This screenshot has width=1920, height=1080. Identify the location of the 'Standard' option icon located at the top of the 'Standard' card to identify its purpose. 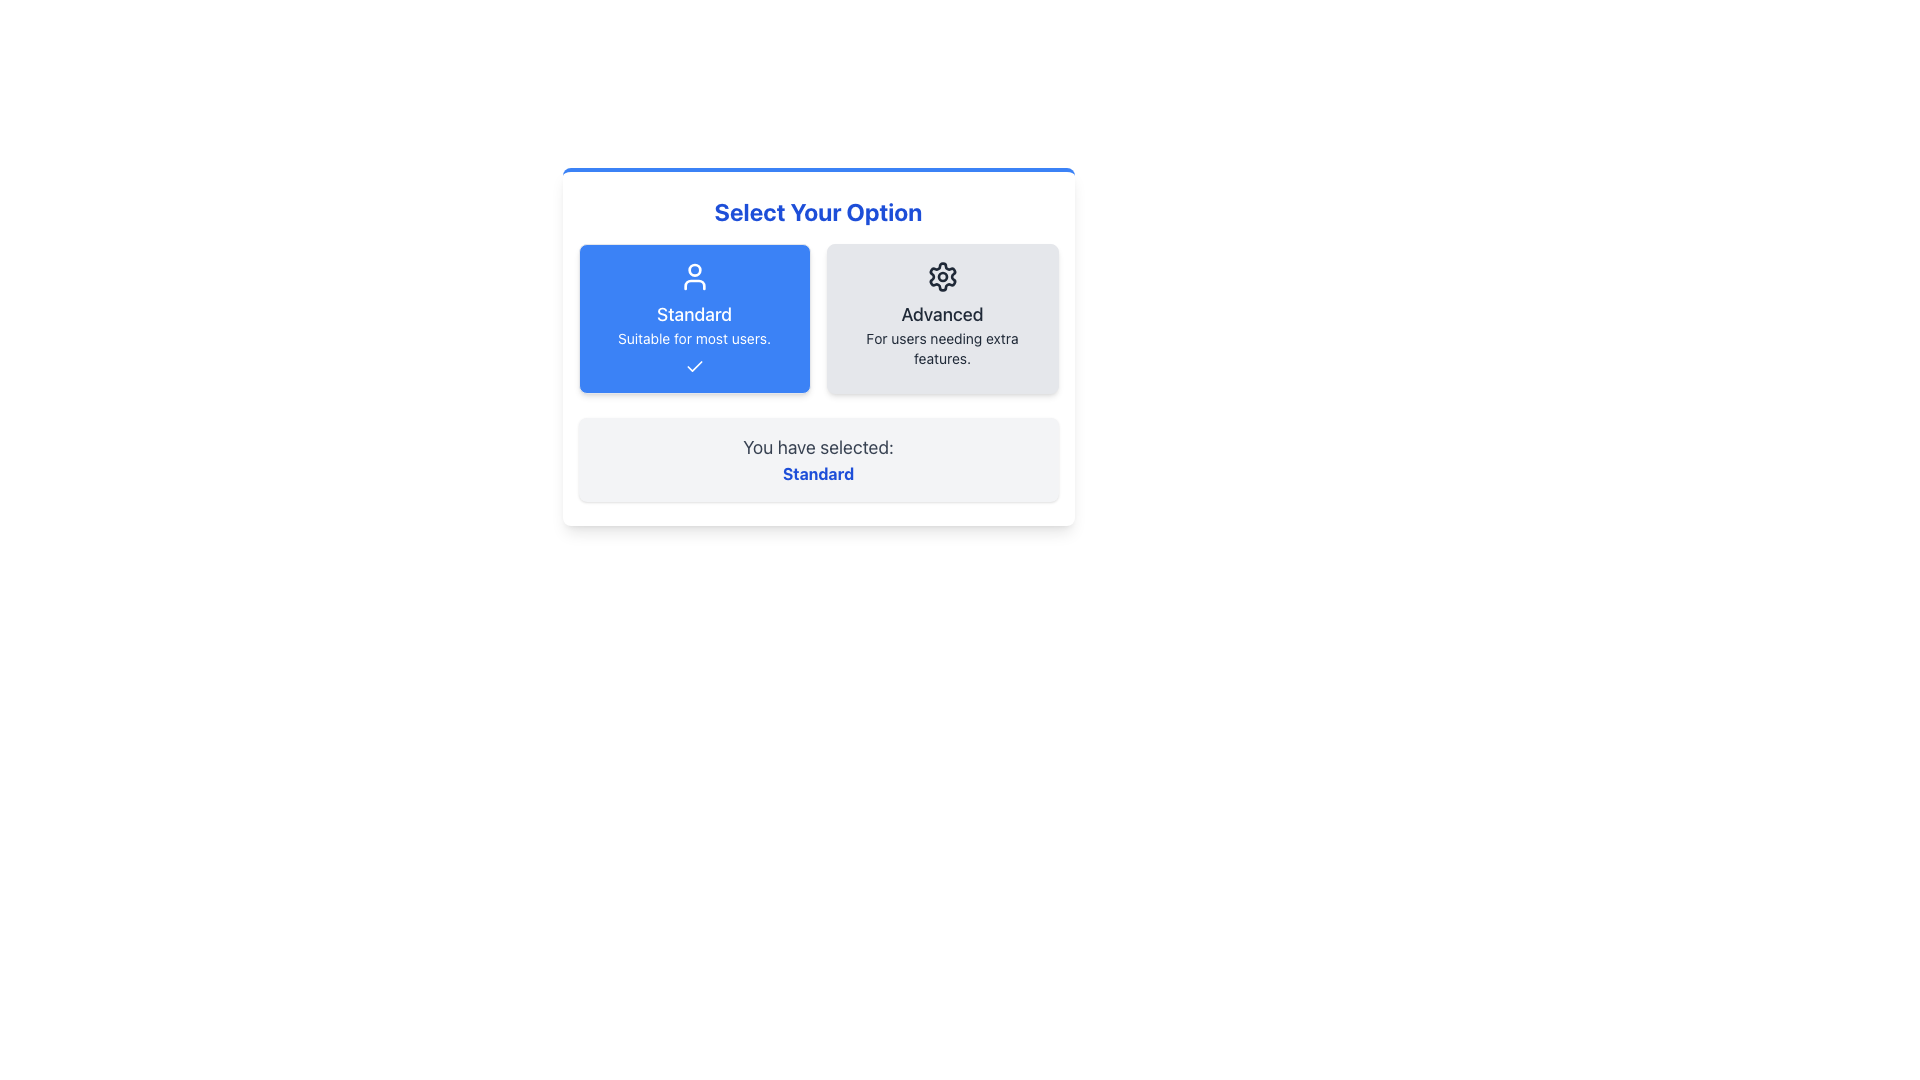
(694, 277).